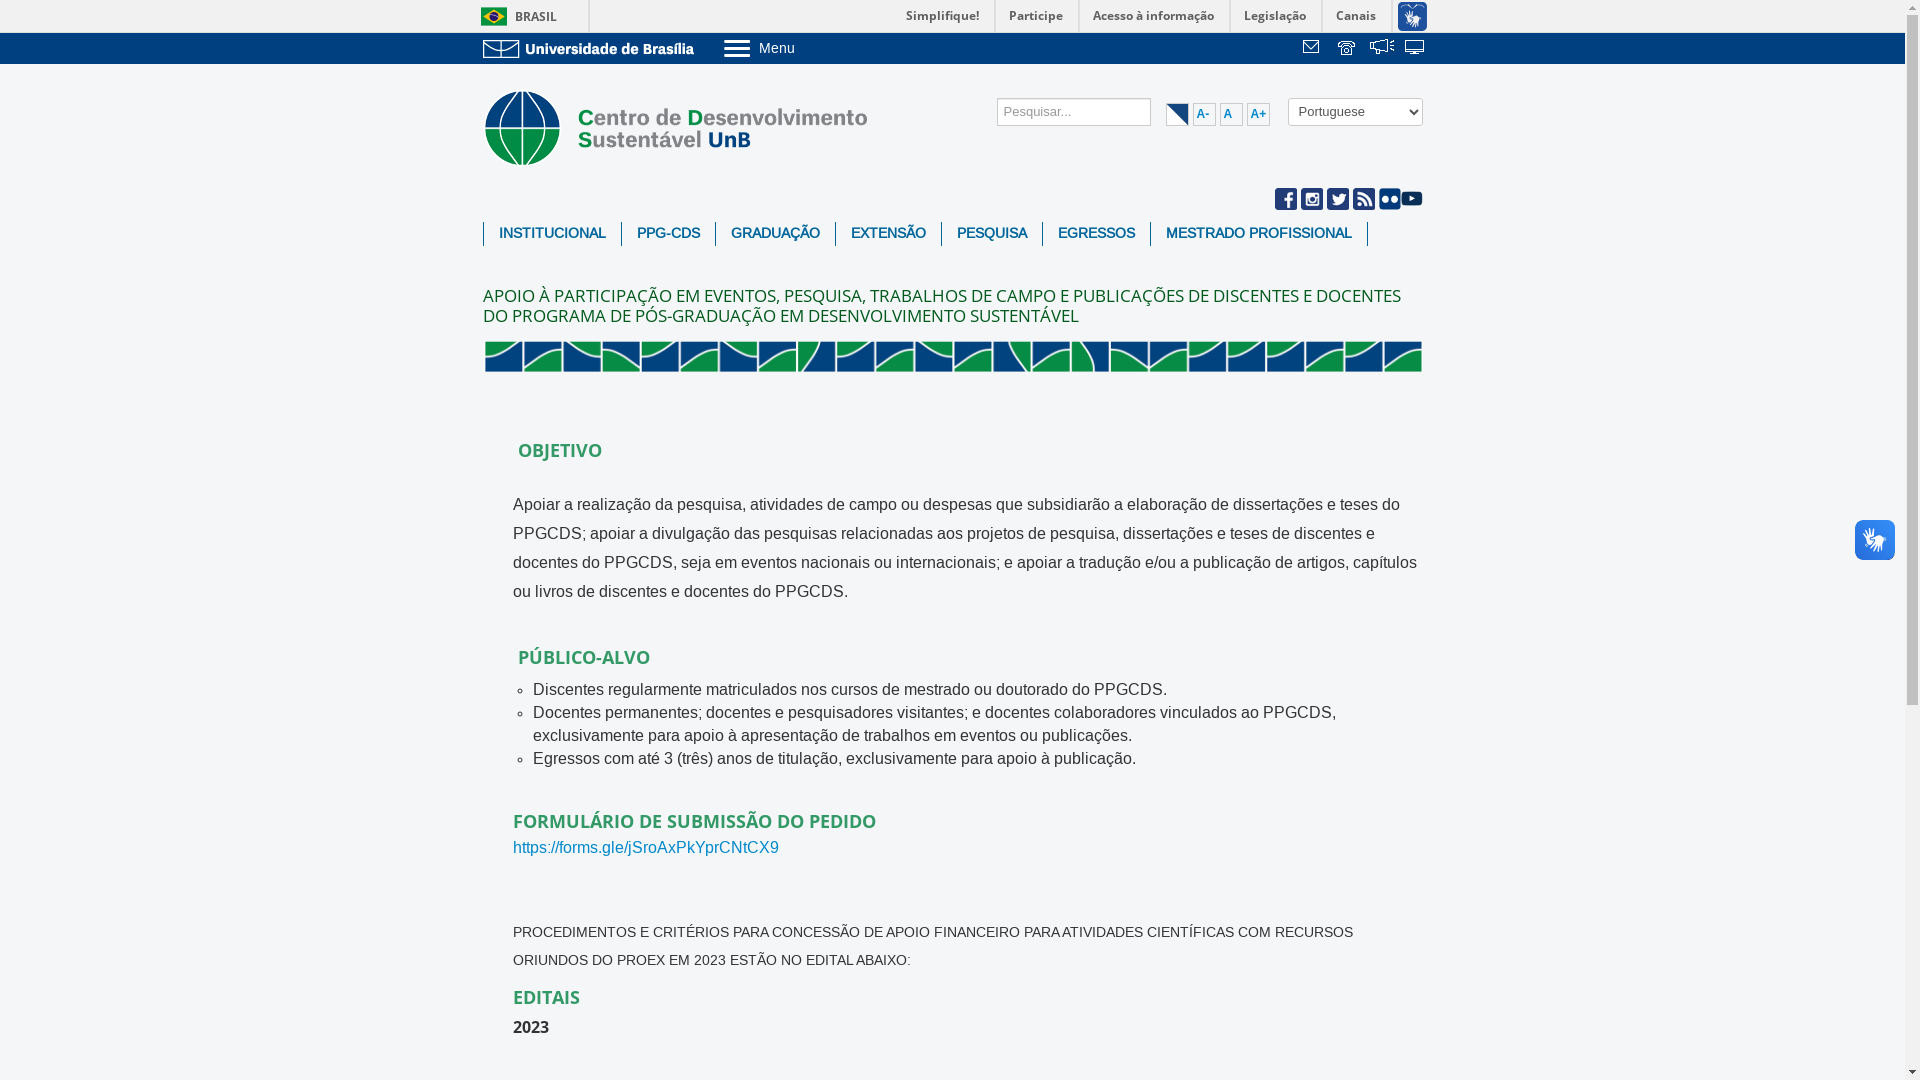 Image resolution: width=1920 pixels, height=1080 pixels. Describe the element at coordinates (644, 848) in the screenshot. I see `'https://forms.gle/jSroAxPkYprCNtCX9'` at that location.